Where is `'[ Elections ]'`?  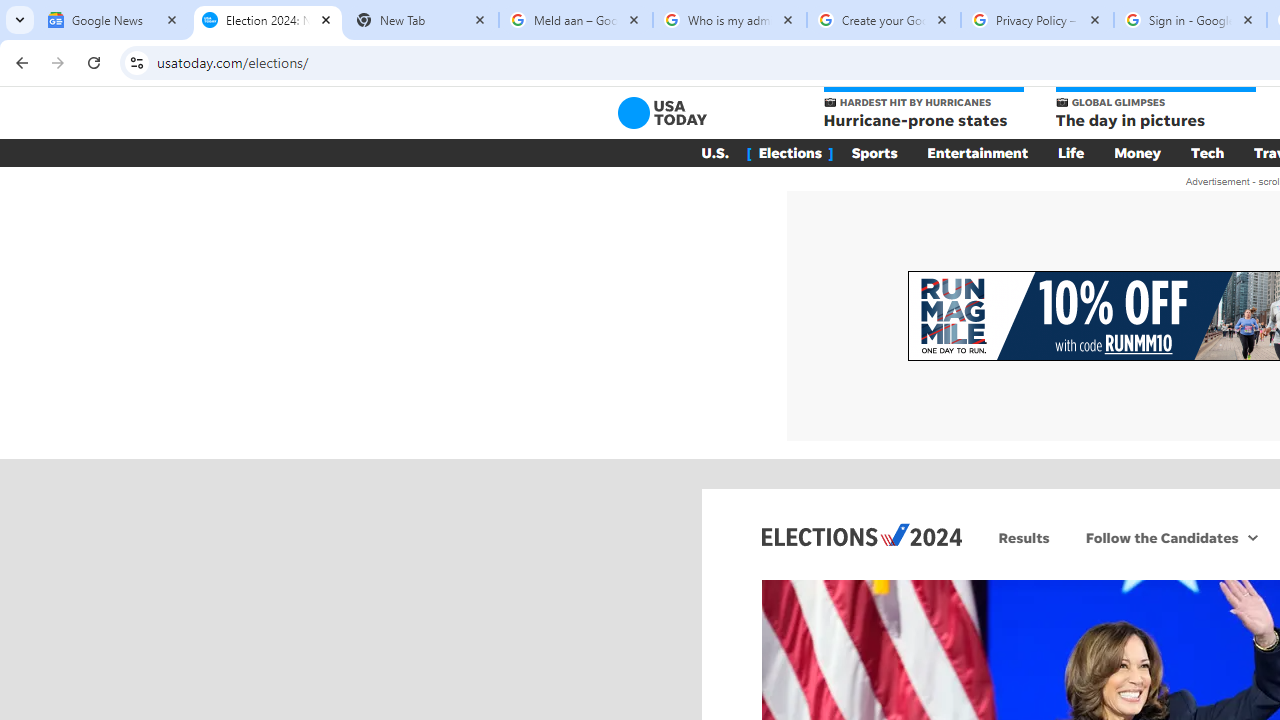
'[ Elections ]' is located at coordinates (788, 152).